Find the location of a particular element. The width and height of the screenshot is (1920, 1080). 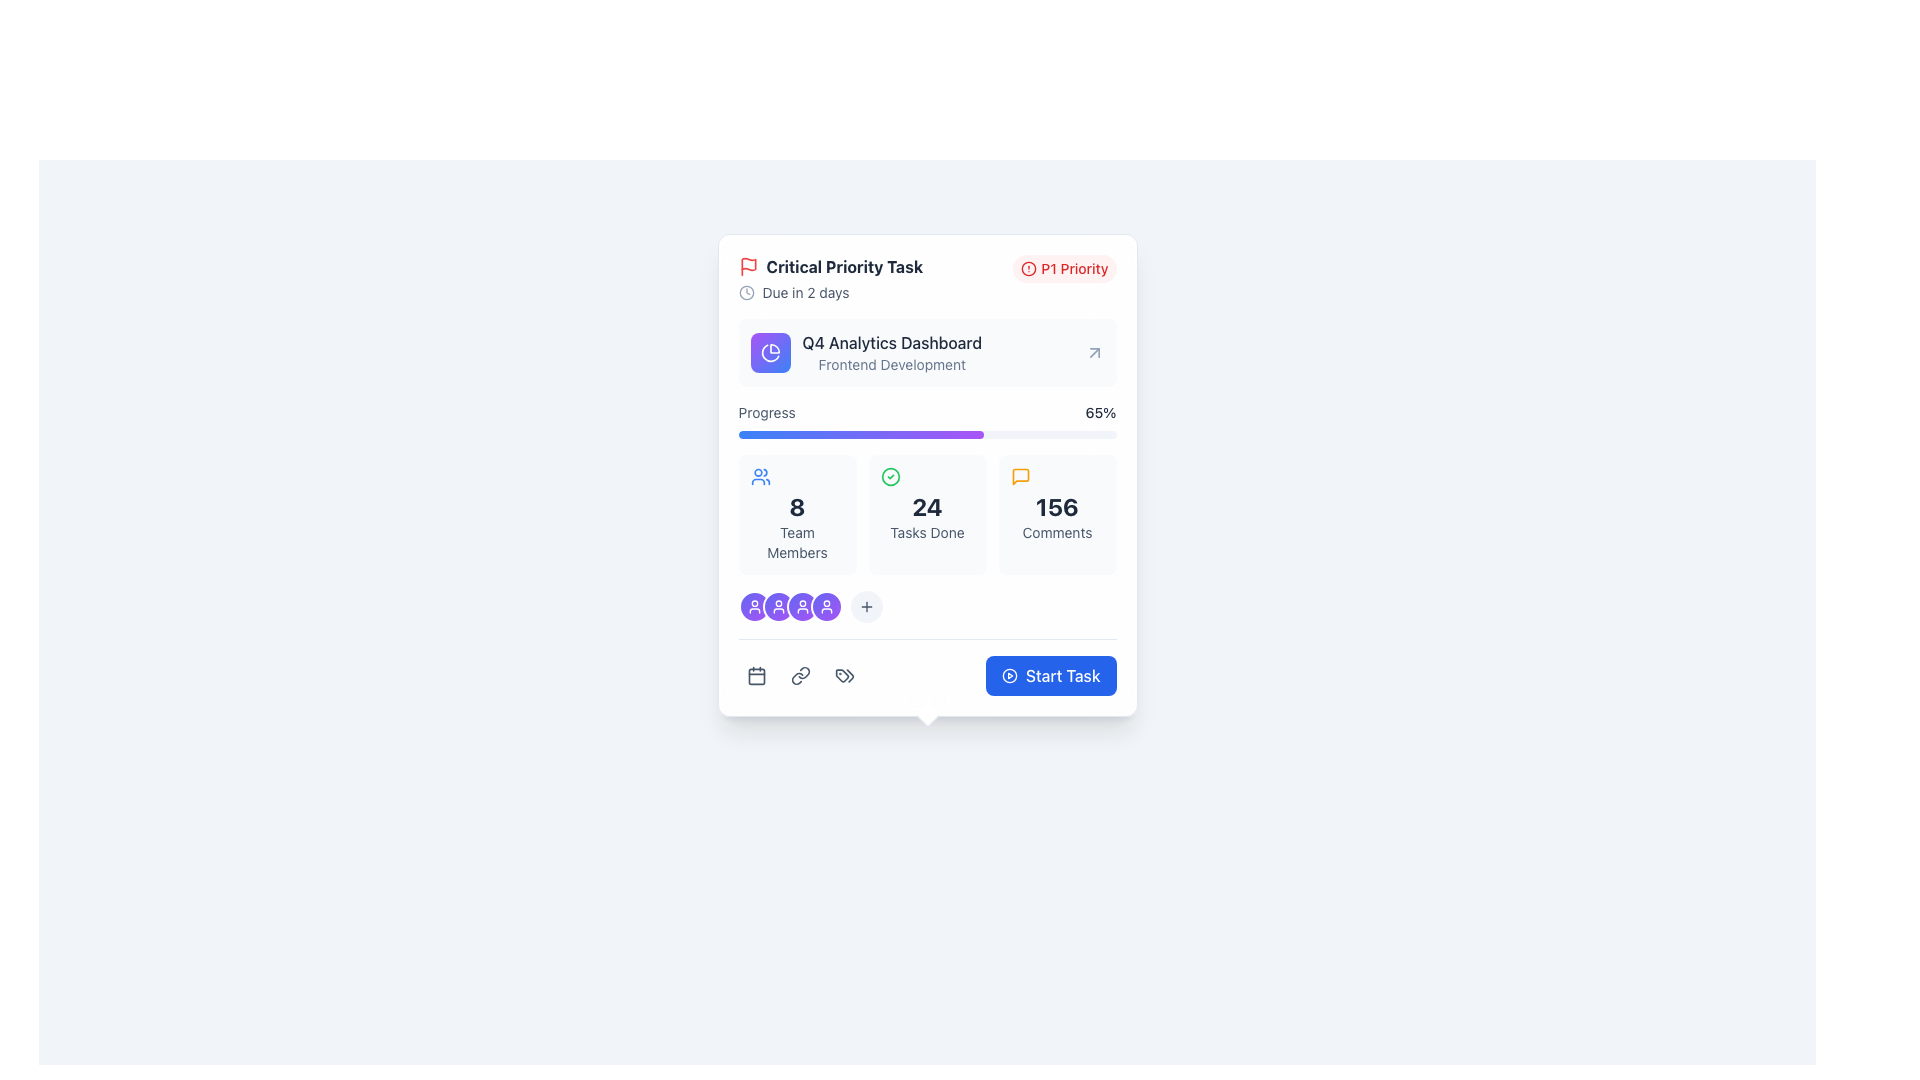

the middle icon of the interactive button group situated is located at coordinates (800, 675).